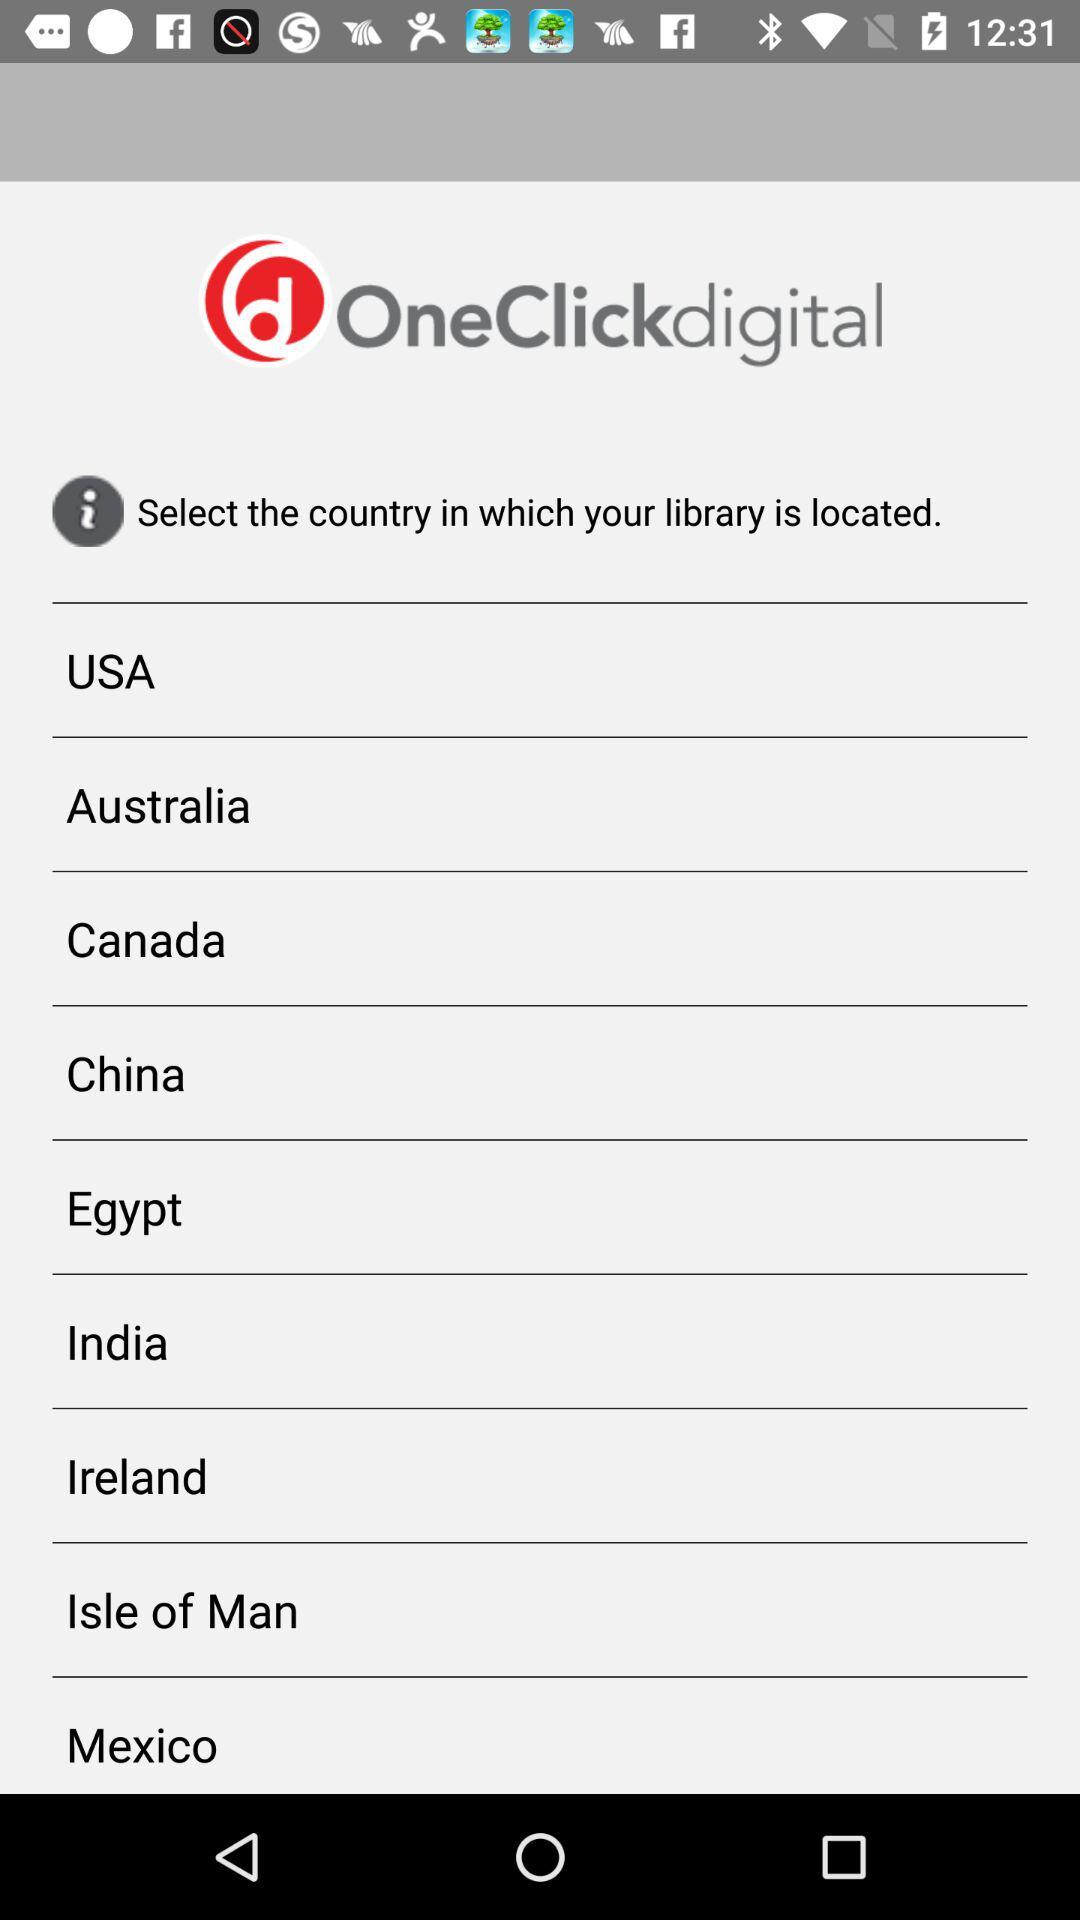 The width and height of the screenshot is (1080, 1920). I want to click on the canada icon, so click(540, 937).